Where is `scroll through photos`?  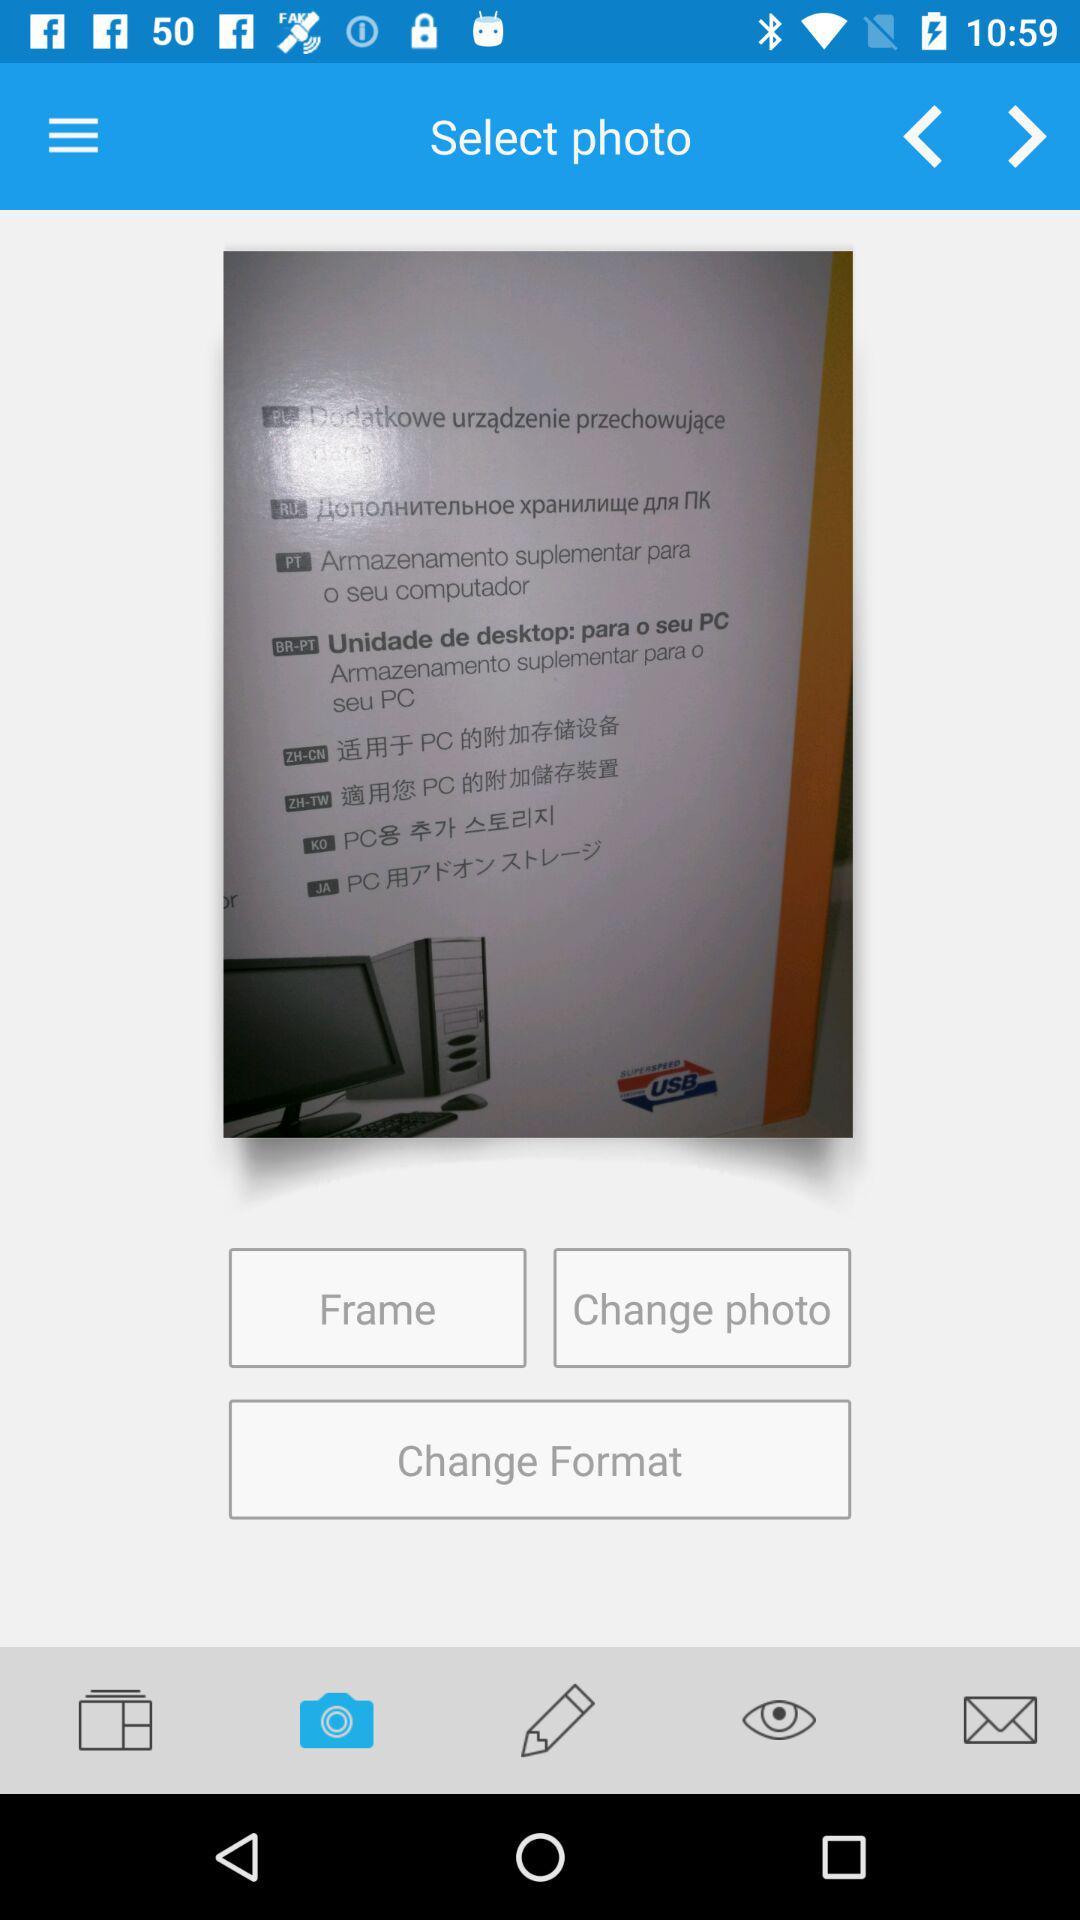
scroll through photos is located at coordinates (1027, 135).